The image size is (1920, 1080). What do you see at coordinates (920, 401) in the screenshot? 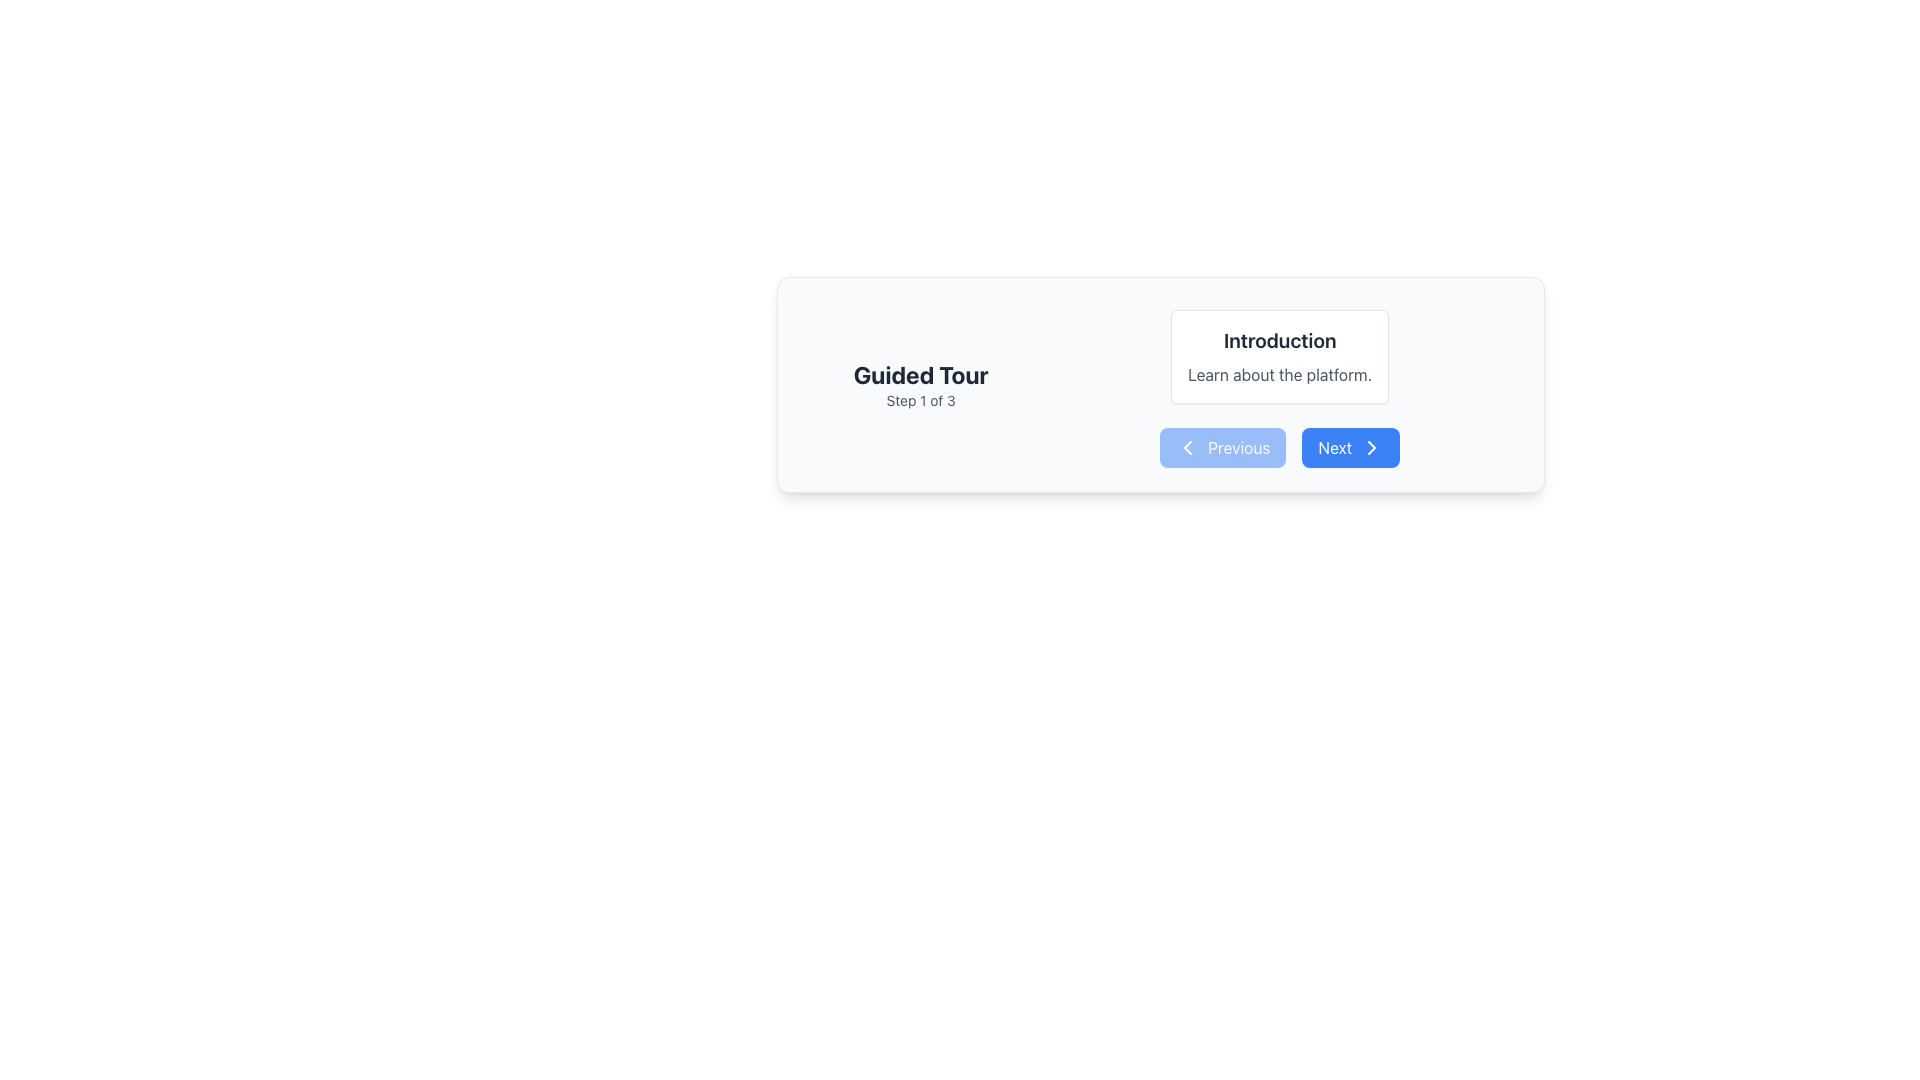
I see `the Text Label displaying 'Step 1 of 3', which is located below the bold title 'Guided Tour' in a small, gray font` at bounding box center [920, 401].